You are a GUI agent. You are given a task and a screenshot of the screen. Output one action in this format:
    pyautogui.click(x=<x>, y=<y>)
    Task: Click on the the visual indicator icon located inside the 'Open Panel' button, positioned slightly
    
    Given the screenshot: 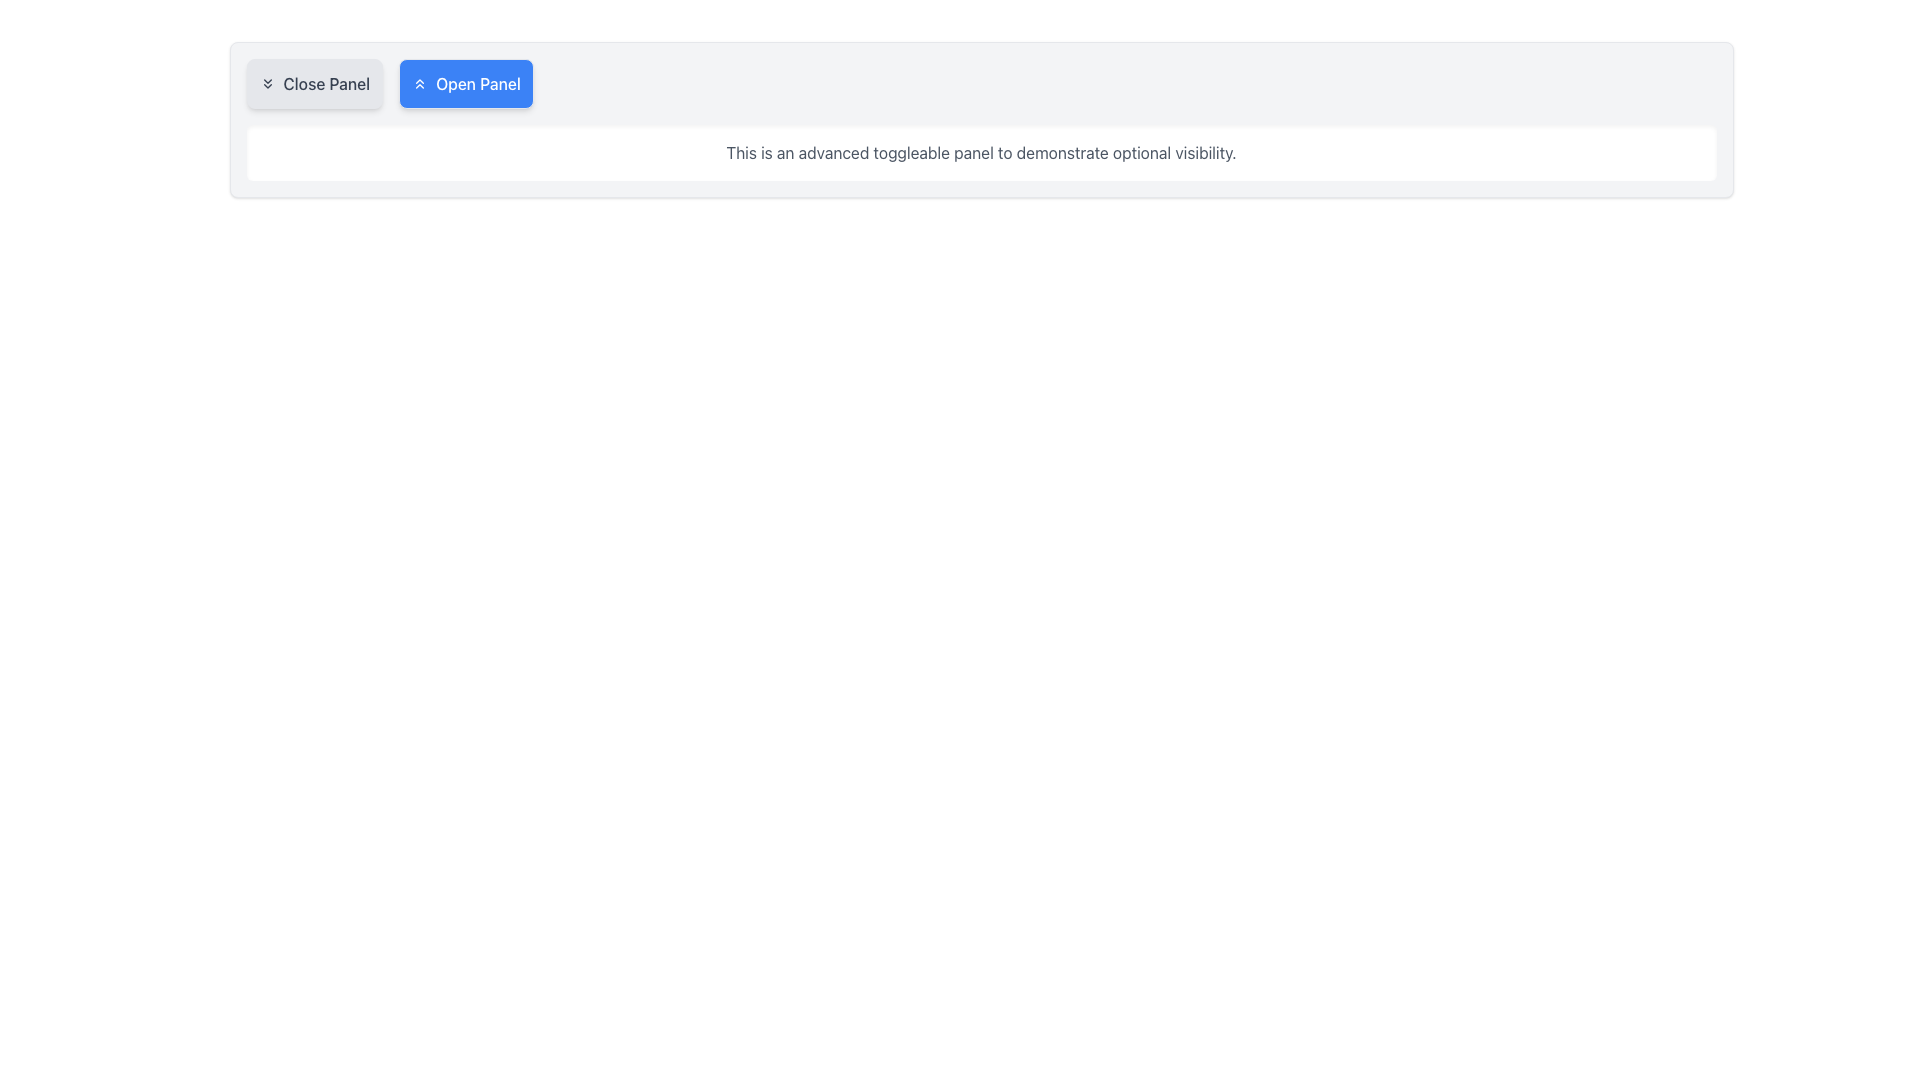 What is the action you would take?
    pyautogui.click(x=419, y=83)
    